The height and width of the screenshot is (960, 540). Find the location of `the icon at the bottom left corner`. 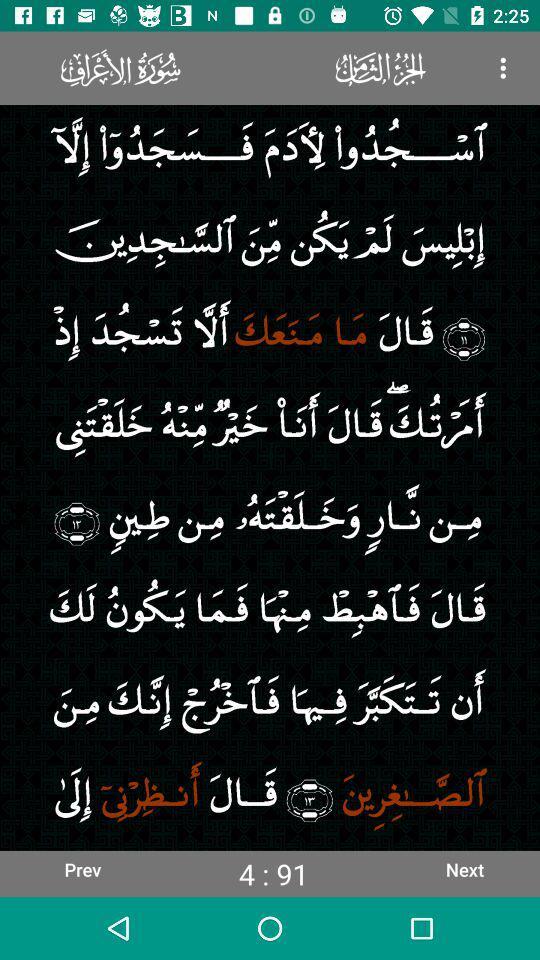

the icon at the bottom left corner is located at coordinates (81, 868).